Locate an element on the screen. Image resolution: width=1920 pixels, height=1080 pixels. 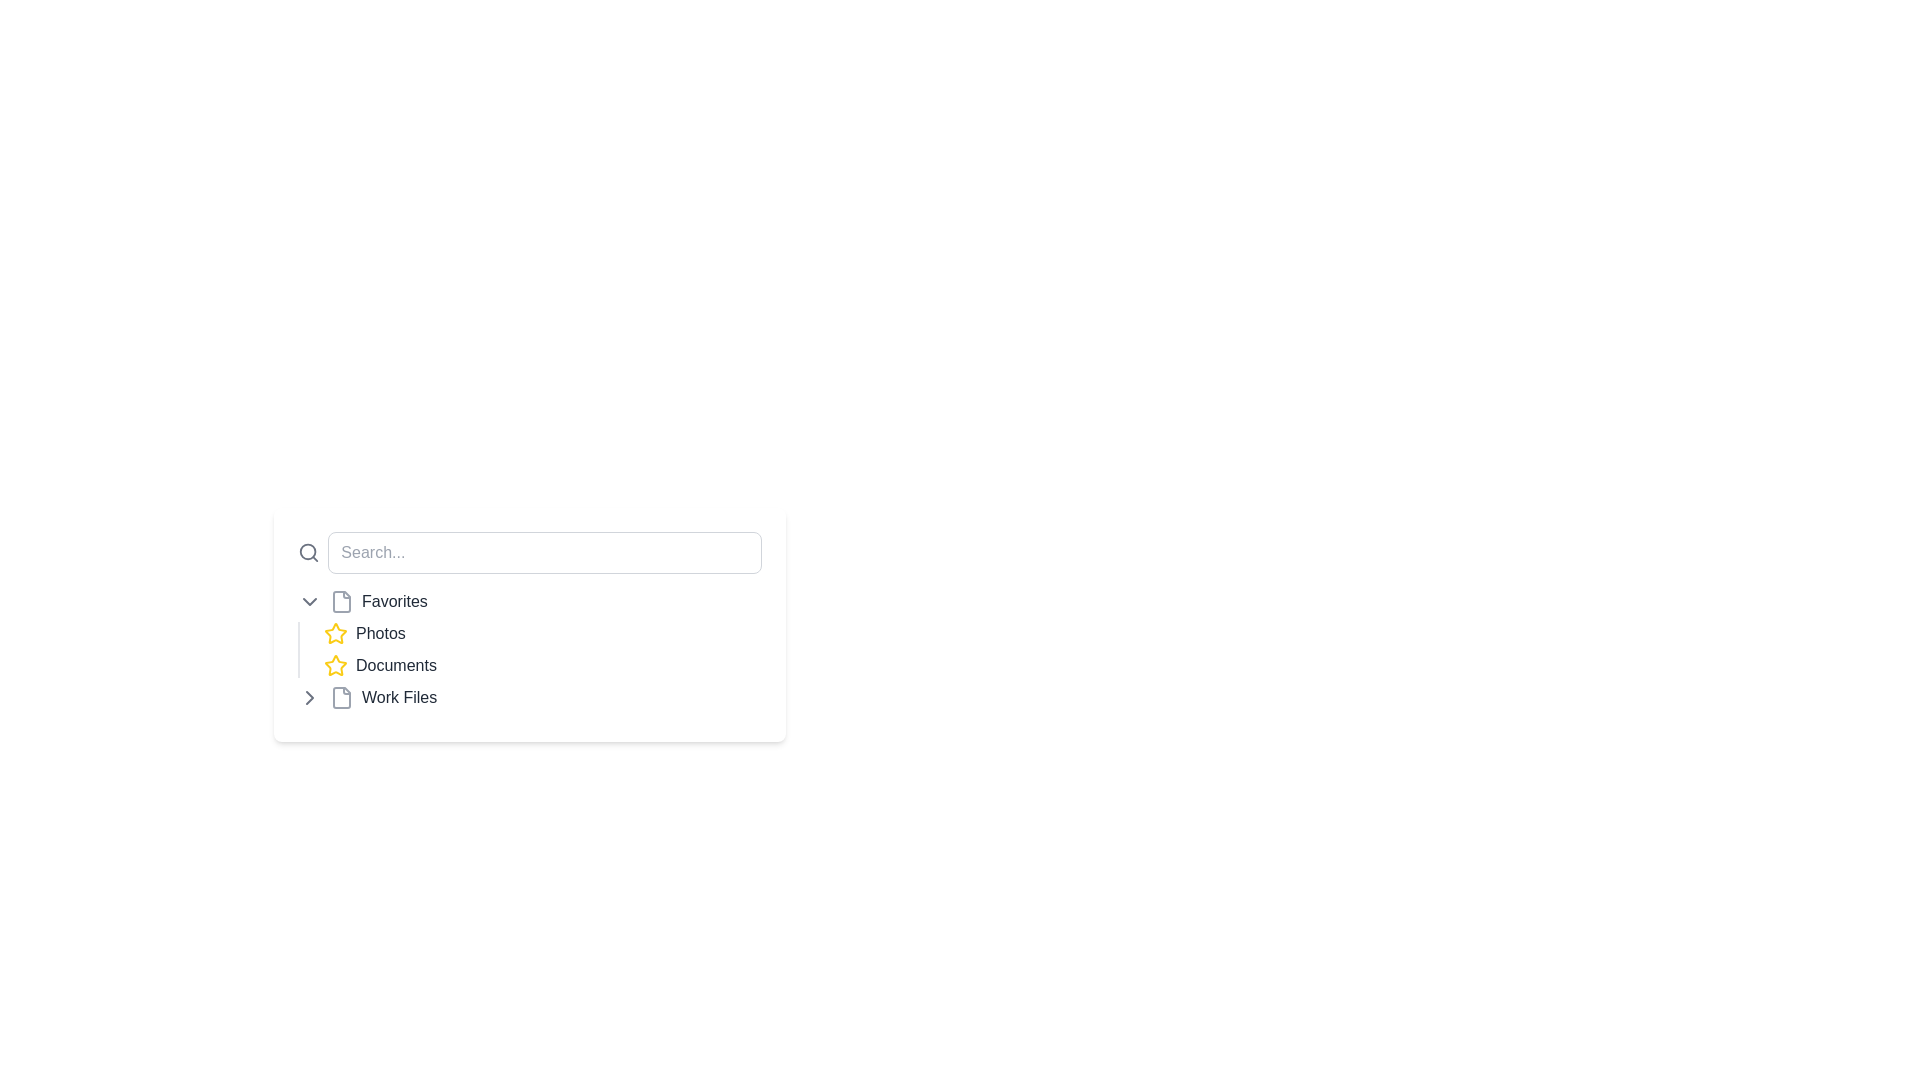
the text label 'Work Files', which is located at the bottommost row of a vertical list, following 'Favorites', 'Photos', and 'Documents' is located at coordinates (399, 697).